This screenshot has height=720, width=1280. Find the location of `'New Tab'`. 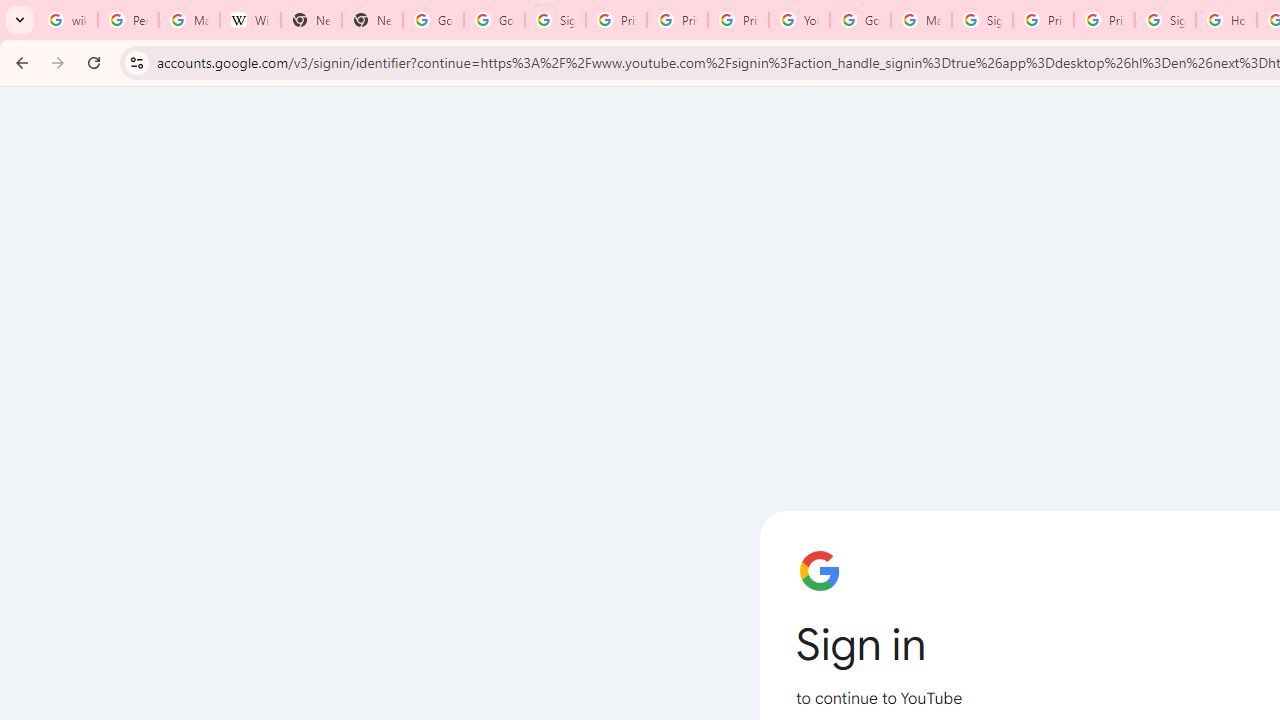

'New Tab' is located at coordinates (310, 20).